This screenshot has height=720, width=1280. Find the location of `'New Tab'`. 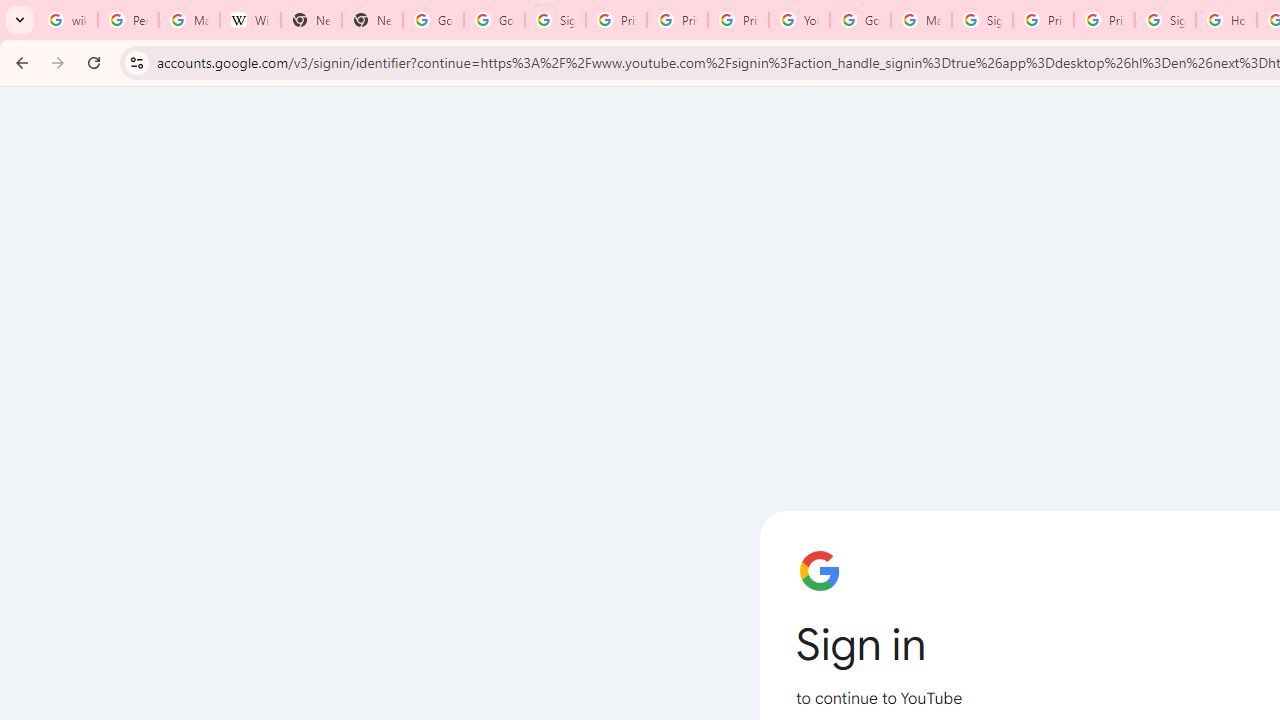

'New Tab' is located at coordinates (310, 20).